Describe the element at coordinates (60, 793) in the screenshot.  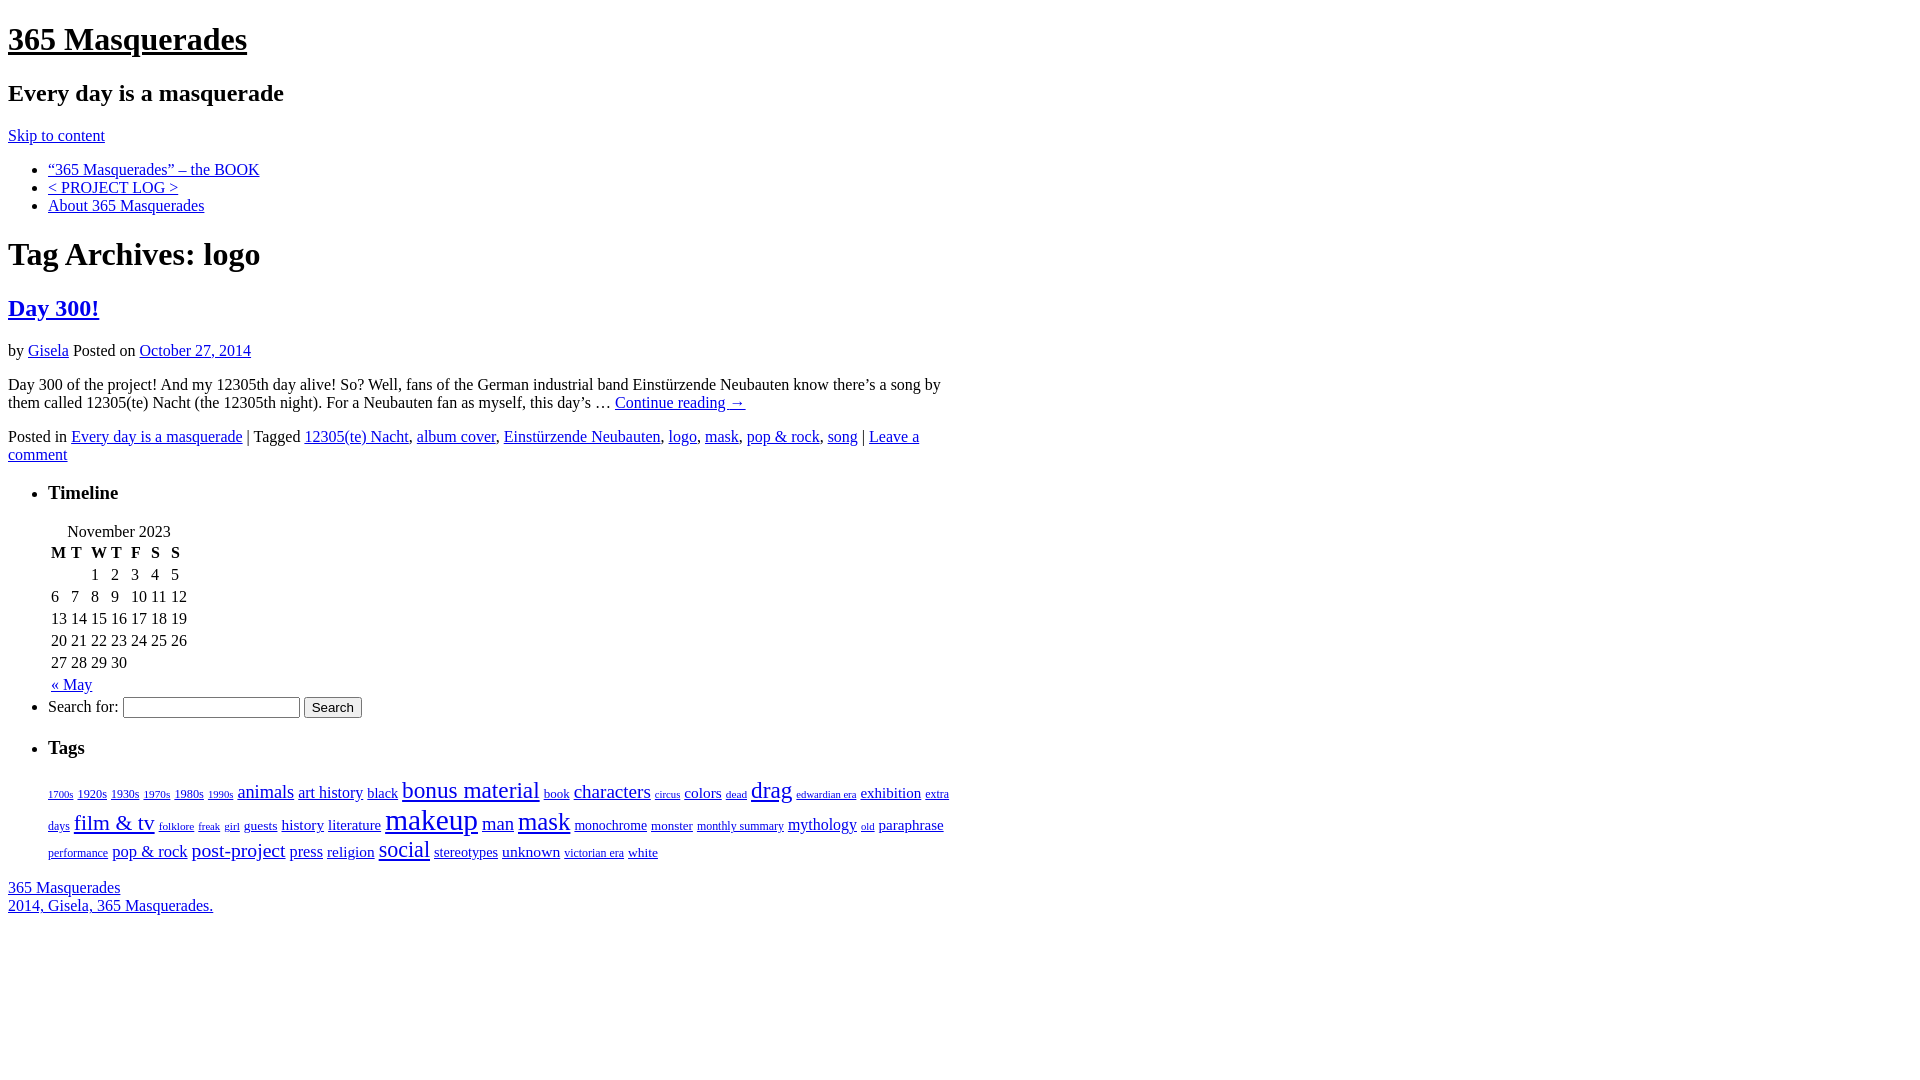
I see `'1700s'` at that location.